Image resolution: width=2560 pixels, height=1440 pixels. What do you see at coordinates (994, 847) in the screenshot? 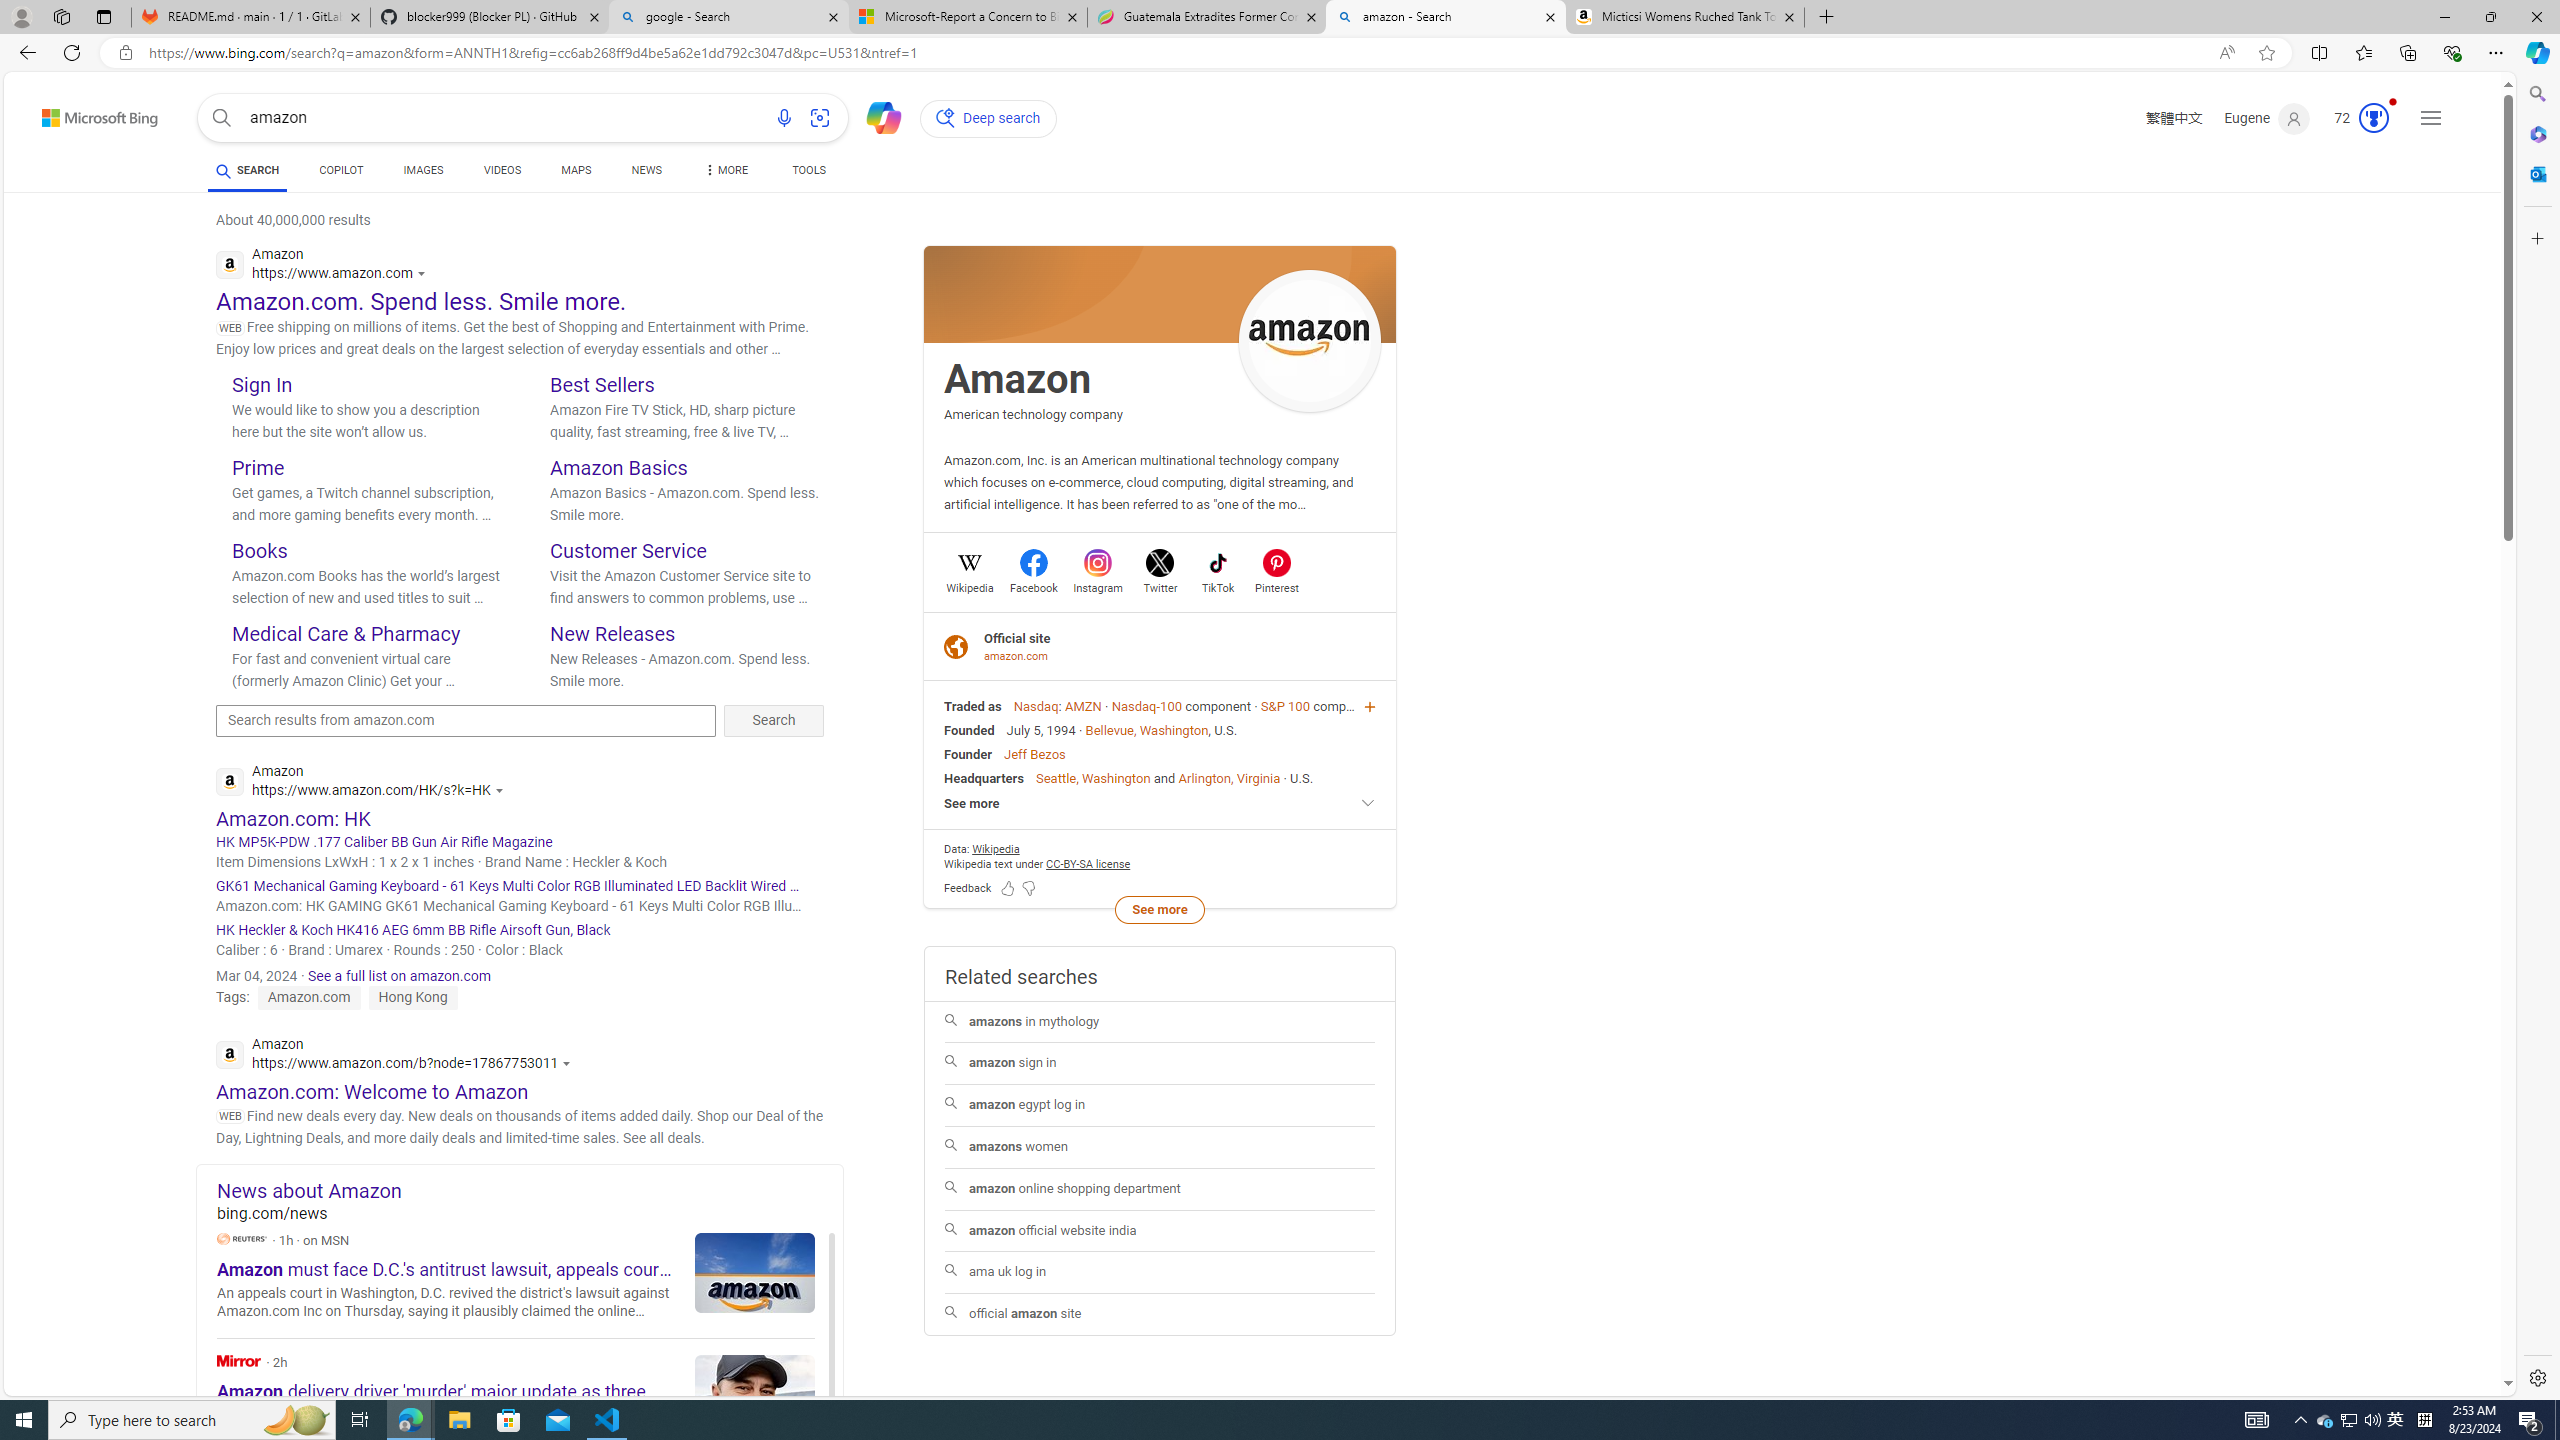
I see `'Data attribution Wikipedia'` at bounding box center [994, 847].